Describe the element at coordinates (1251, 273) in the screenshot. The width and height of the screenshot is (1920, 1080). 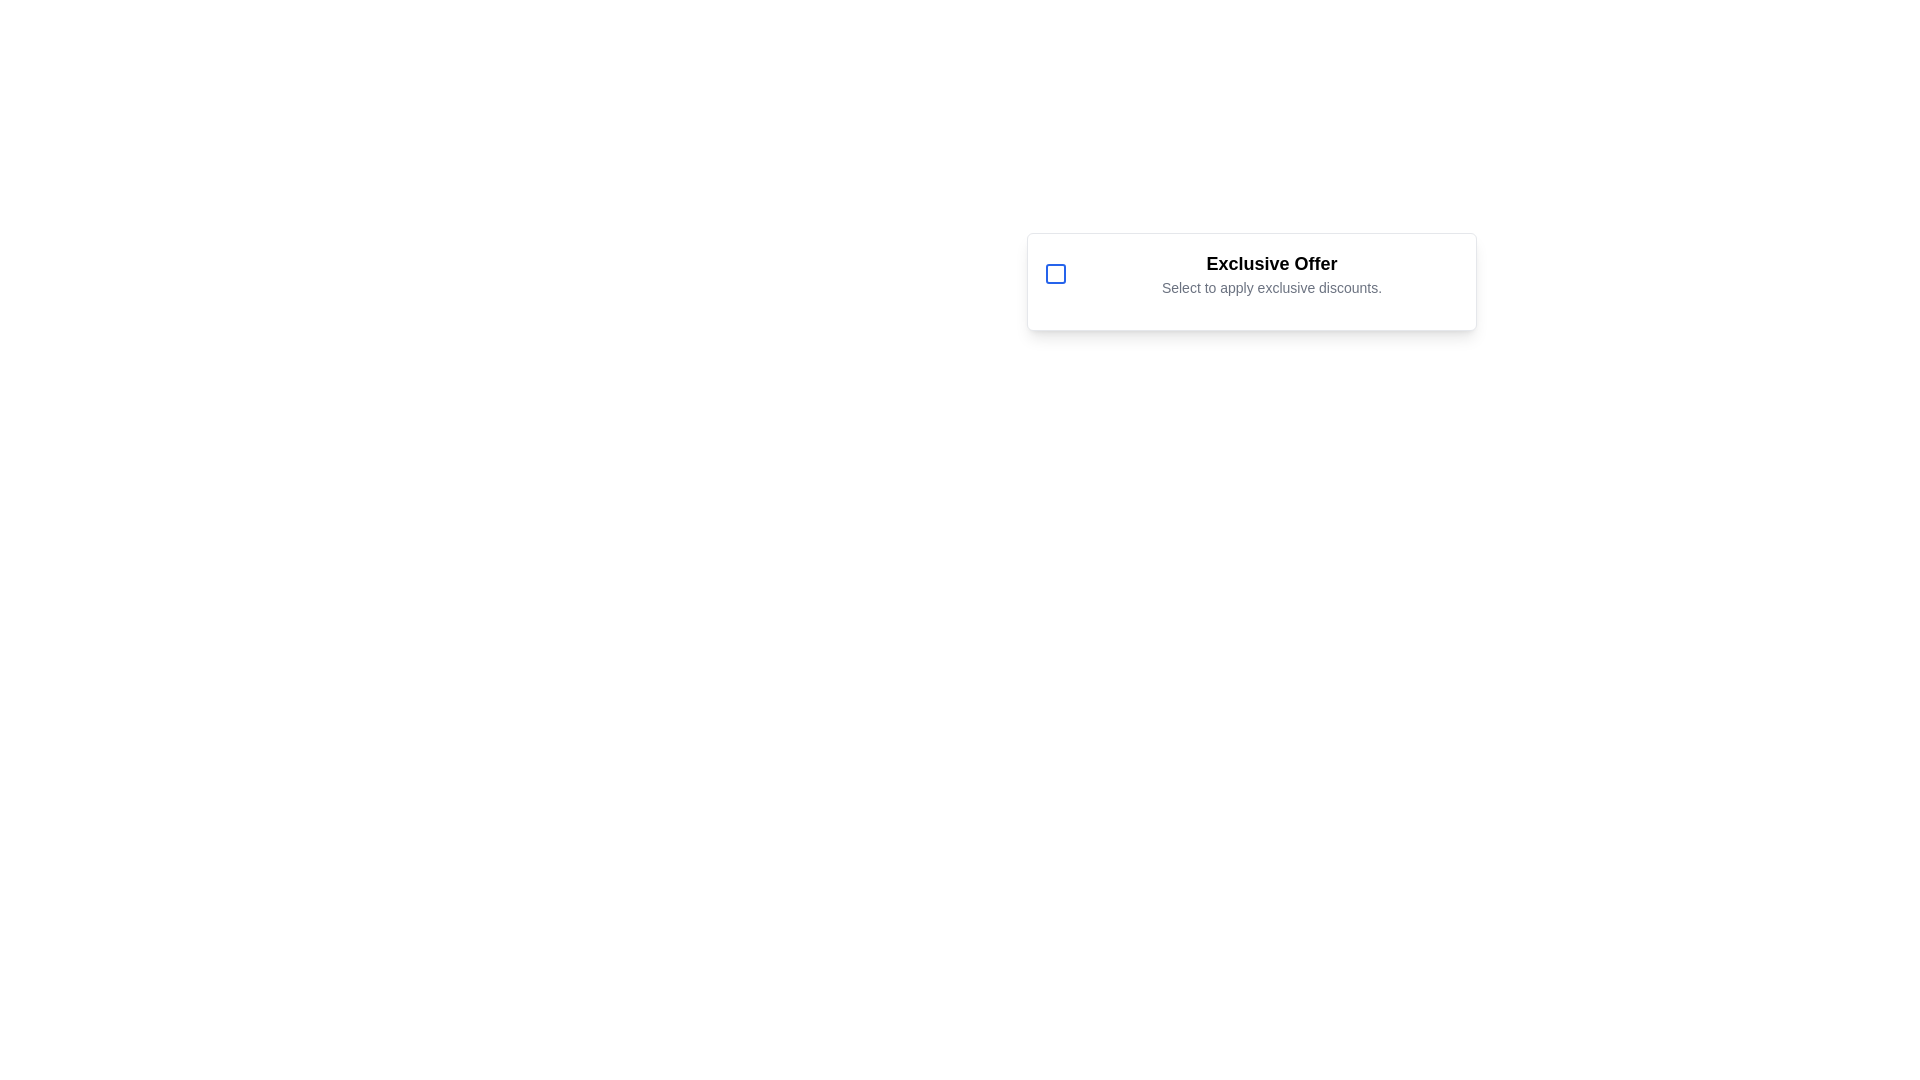
I see `the 'Exclusive Offer' checkbox element within the Information section, which is styled in bold with a smaller text below it, located in a white, rounded box` at that location.